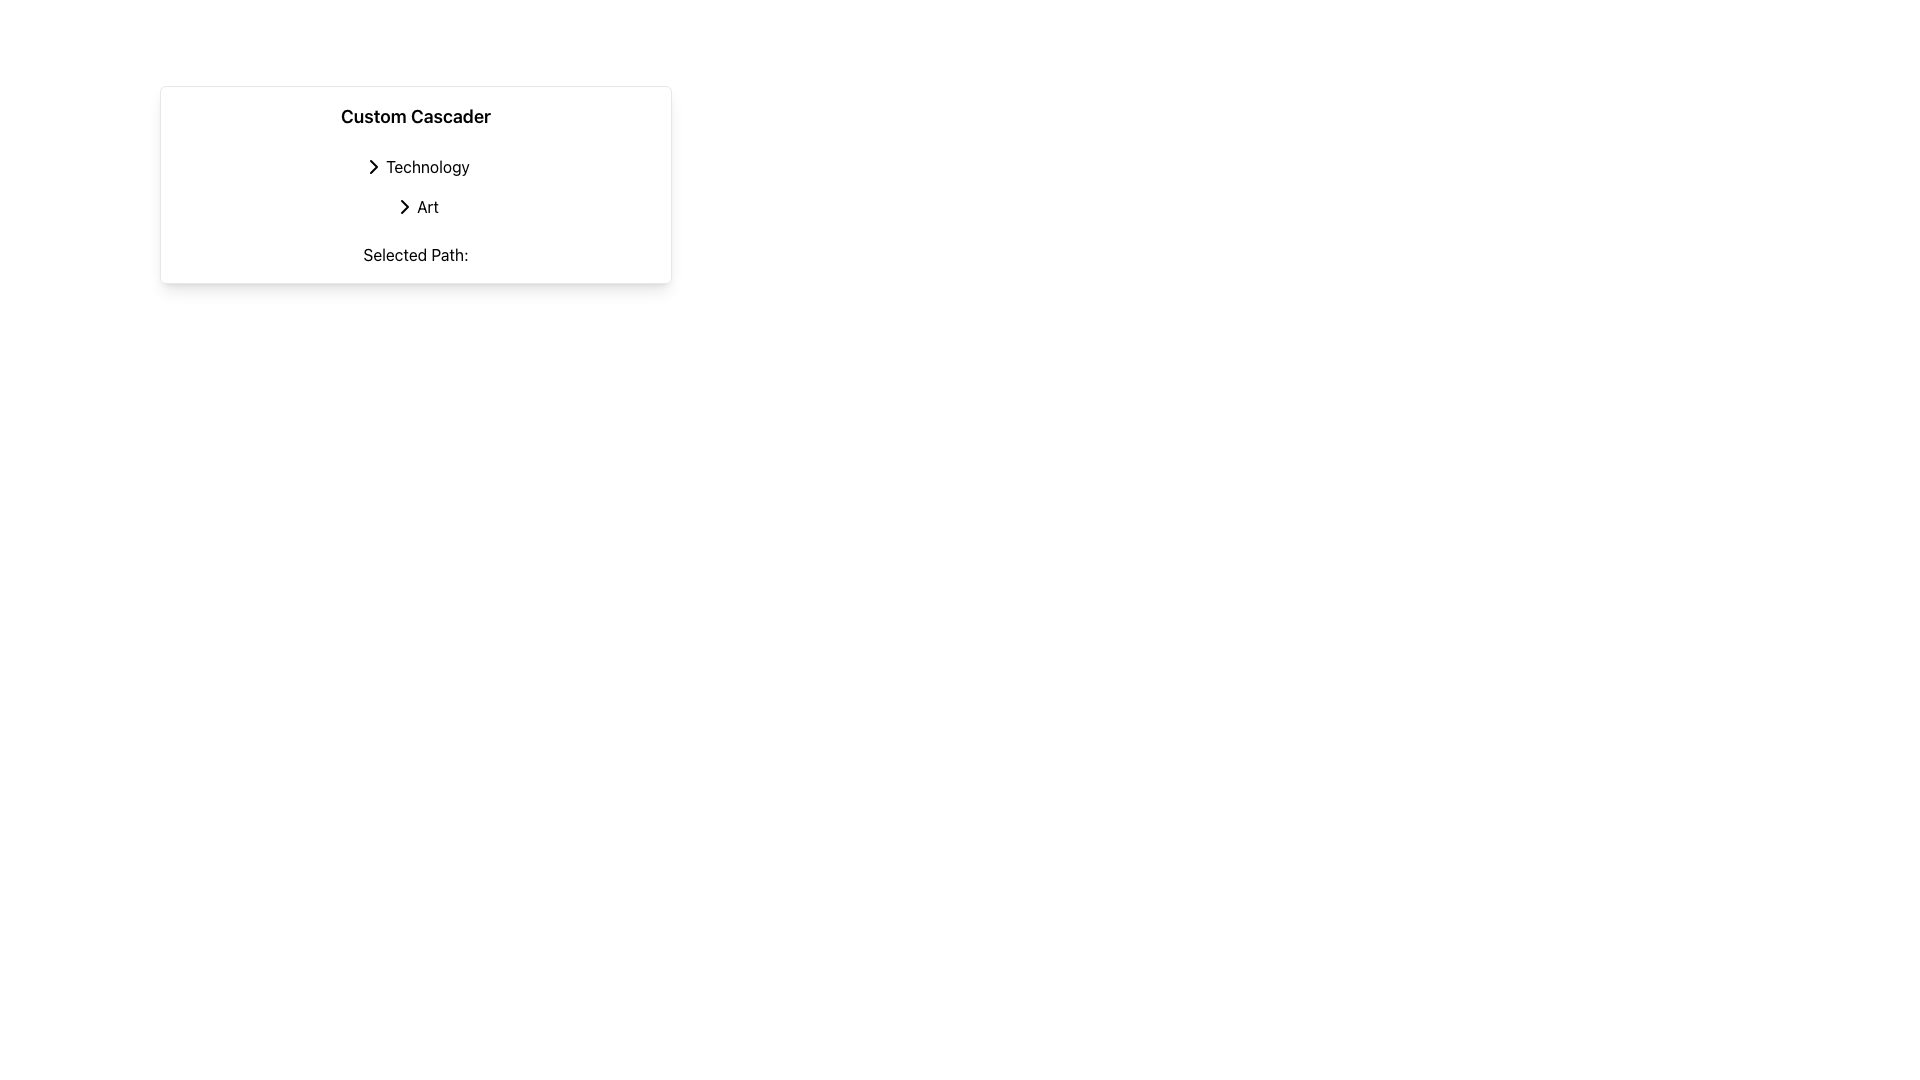 The image size is (1920, 1080). Describe the element at coordinates (415, 207) in the screenshot. I see `the 'Art' interactive menu option, which features a text label and a right-pointing chevron icon, located below the 'Technology' label in the 'Custom Cascader' section` at that location.